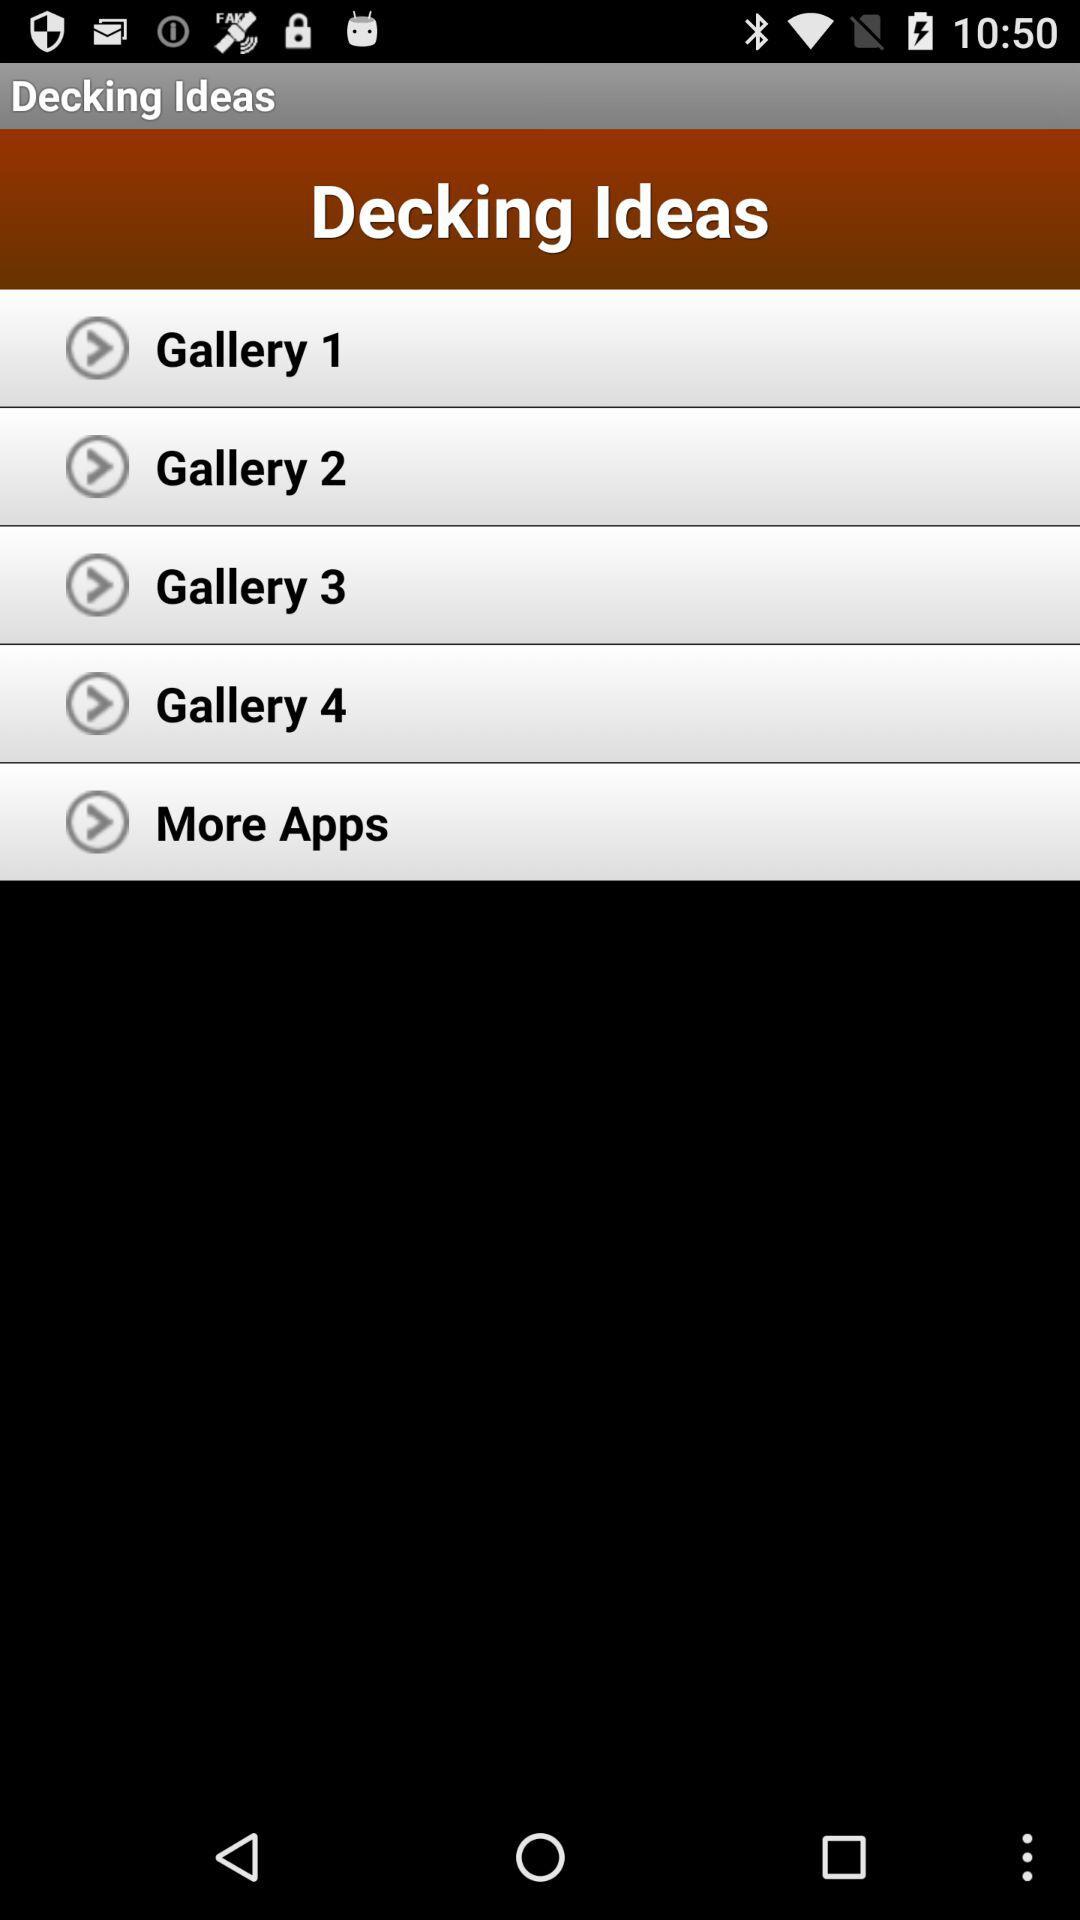  Describe the element at coordinates (250, 347) in the screenshot. I see `the app above the gallery 2 icon` at that location.